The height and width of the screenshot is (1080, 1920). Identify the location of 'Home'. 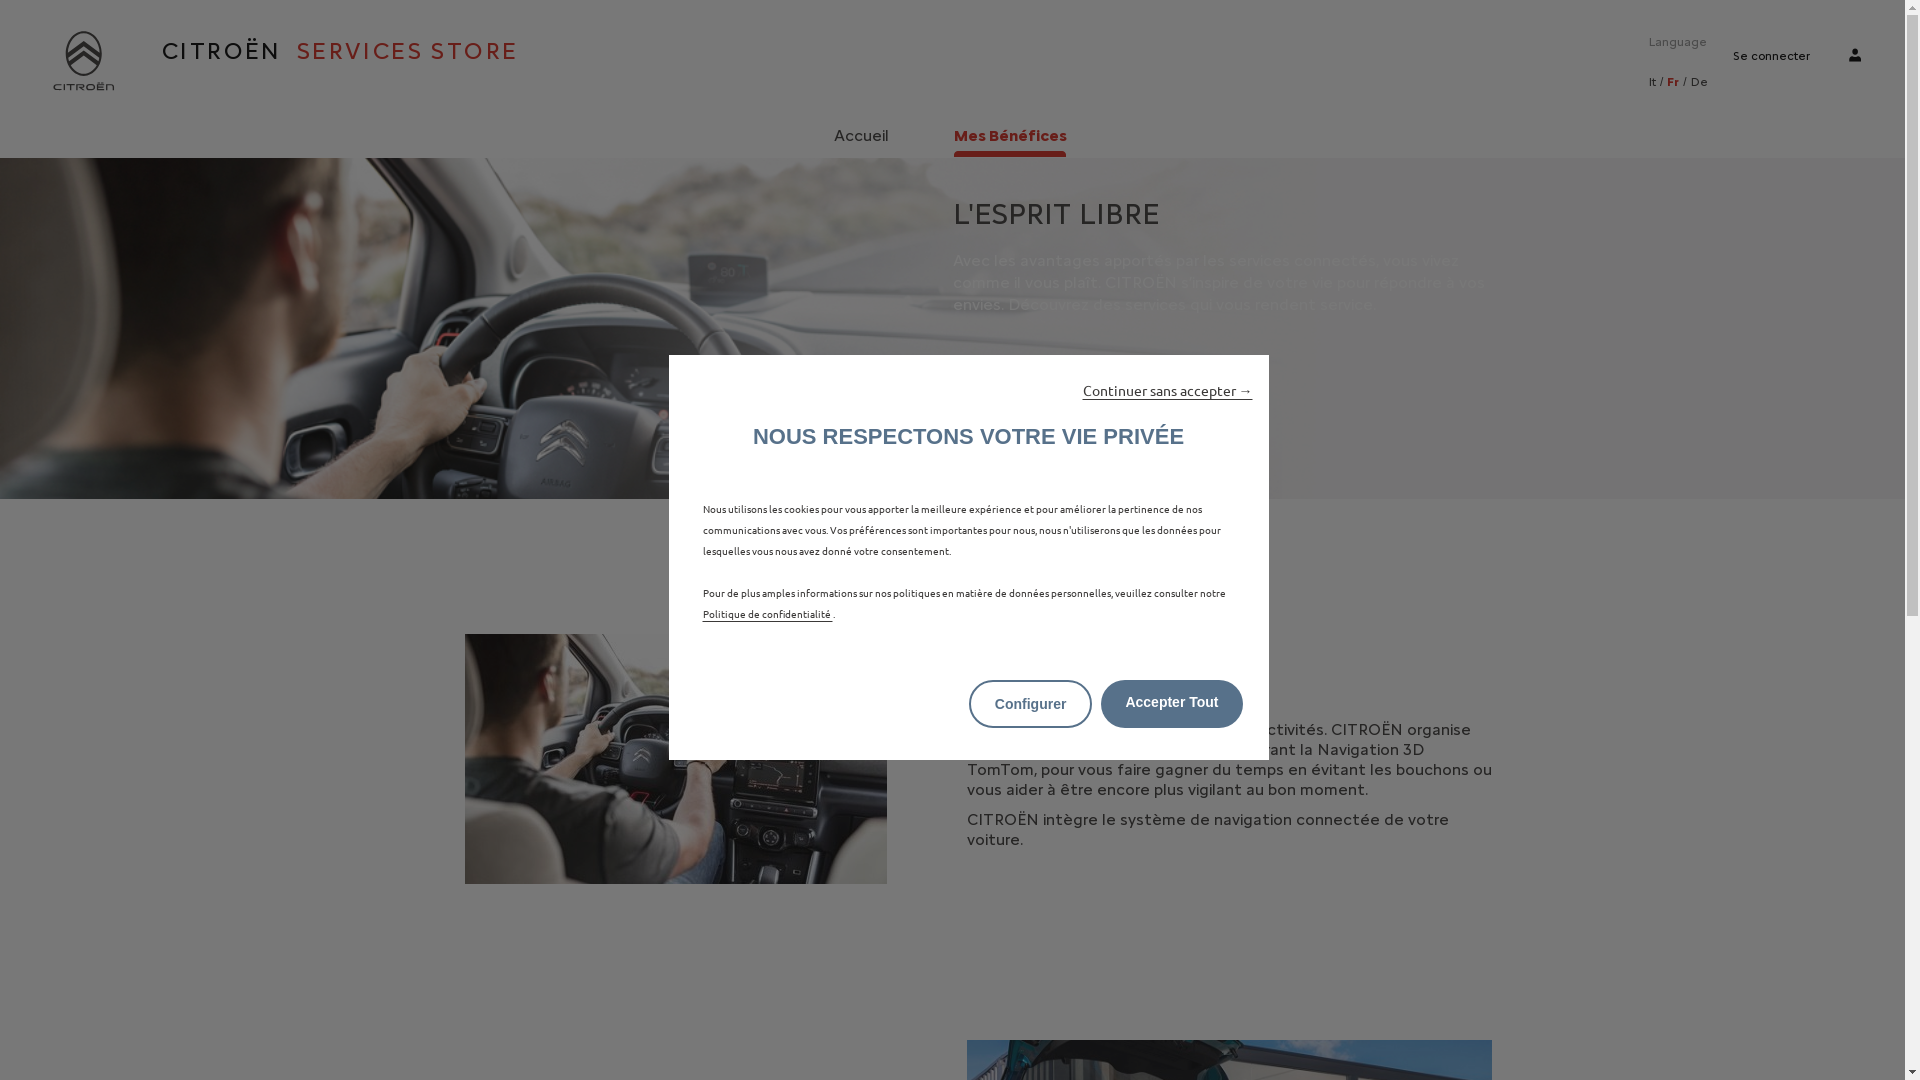
(81, 60).